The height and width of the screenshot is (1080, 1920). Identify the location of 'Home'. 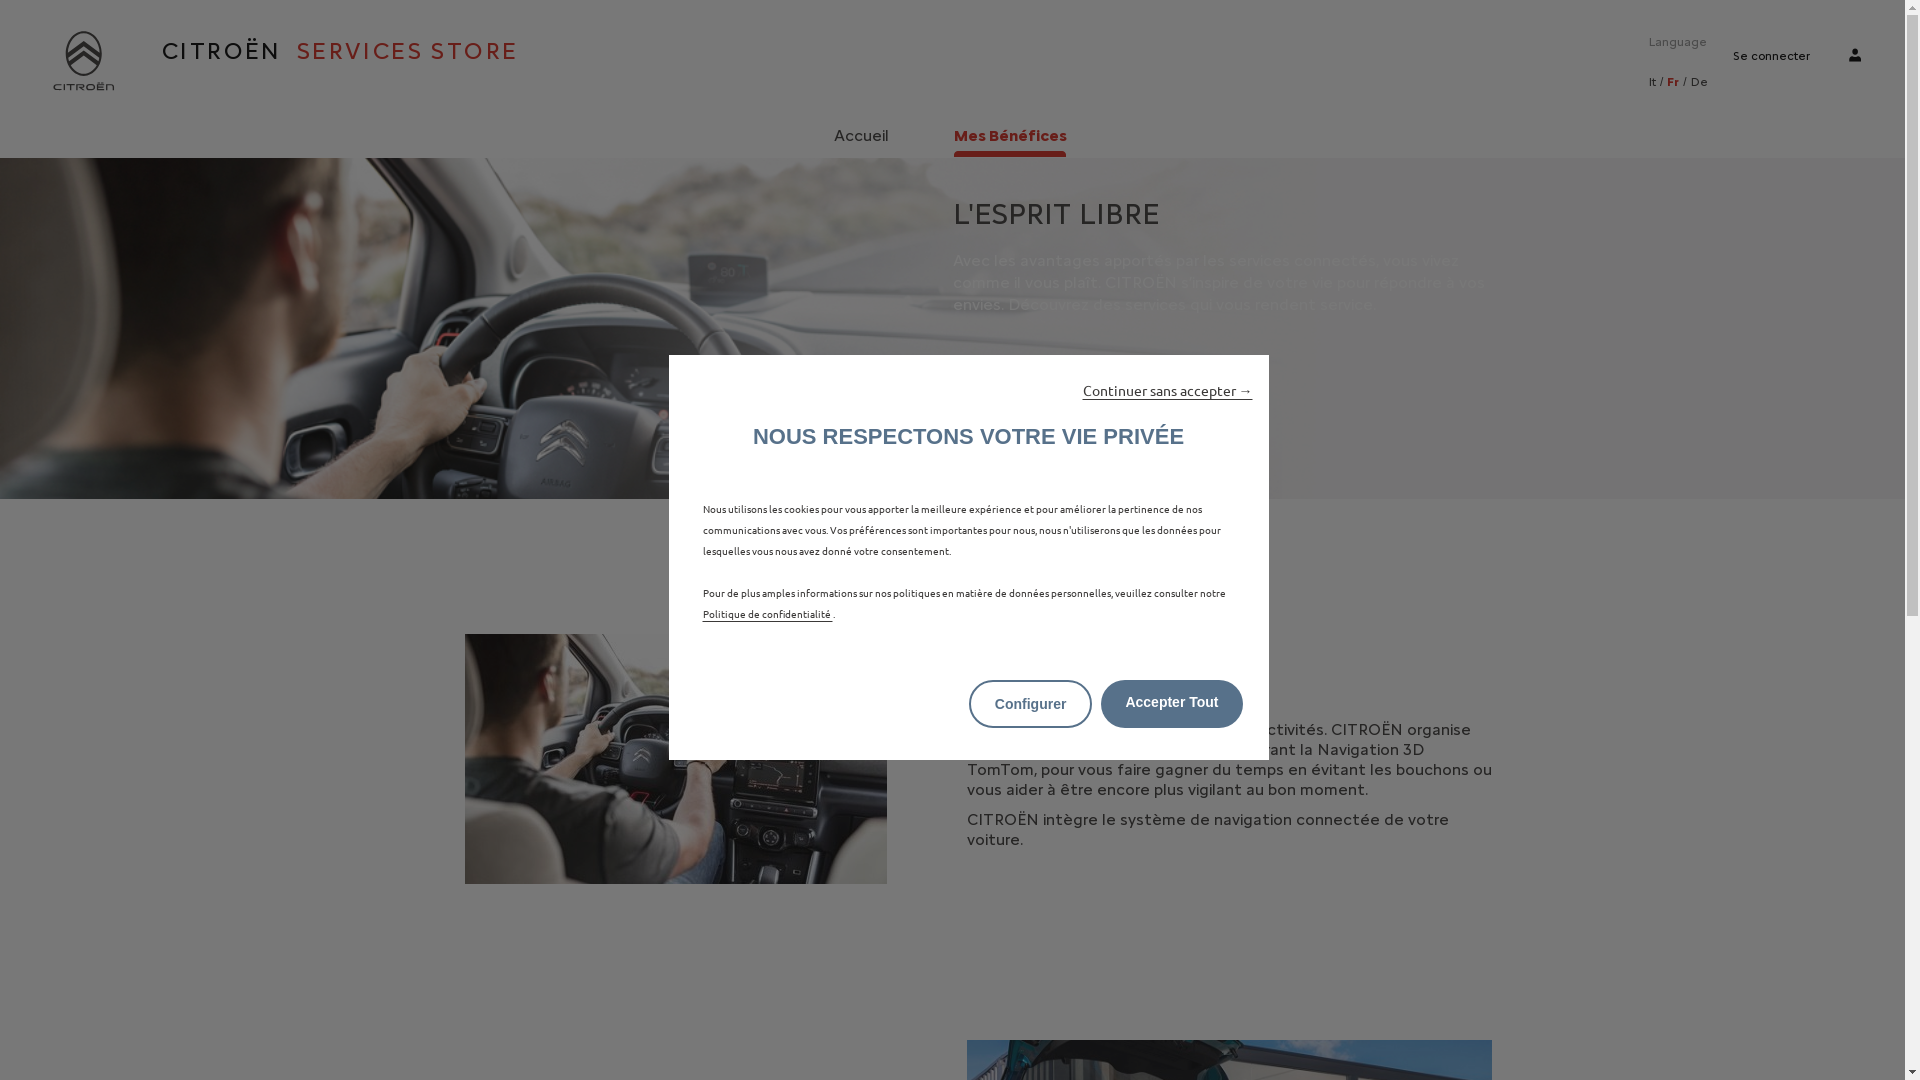
(81, 60).